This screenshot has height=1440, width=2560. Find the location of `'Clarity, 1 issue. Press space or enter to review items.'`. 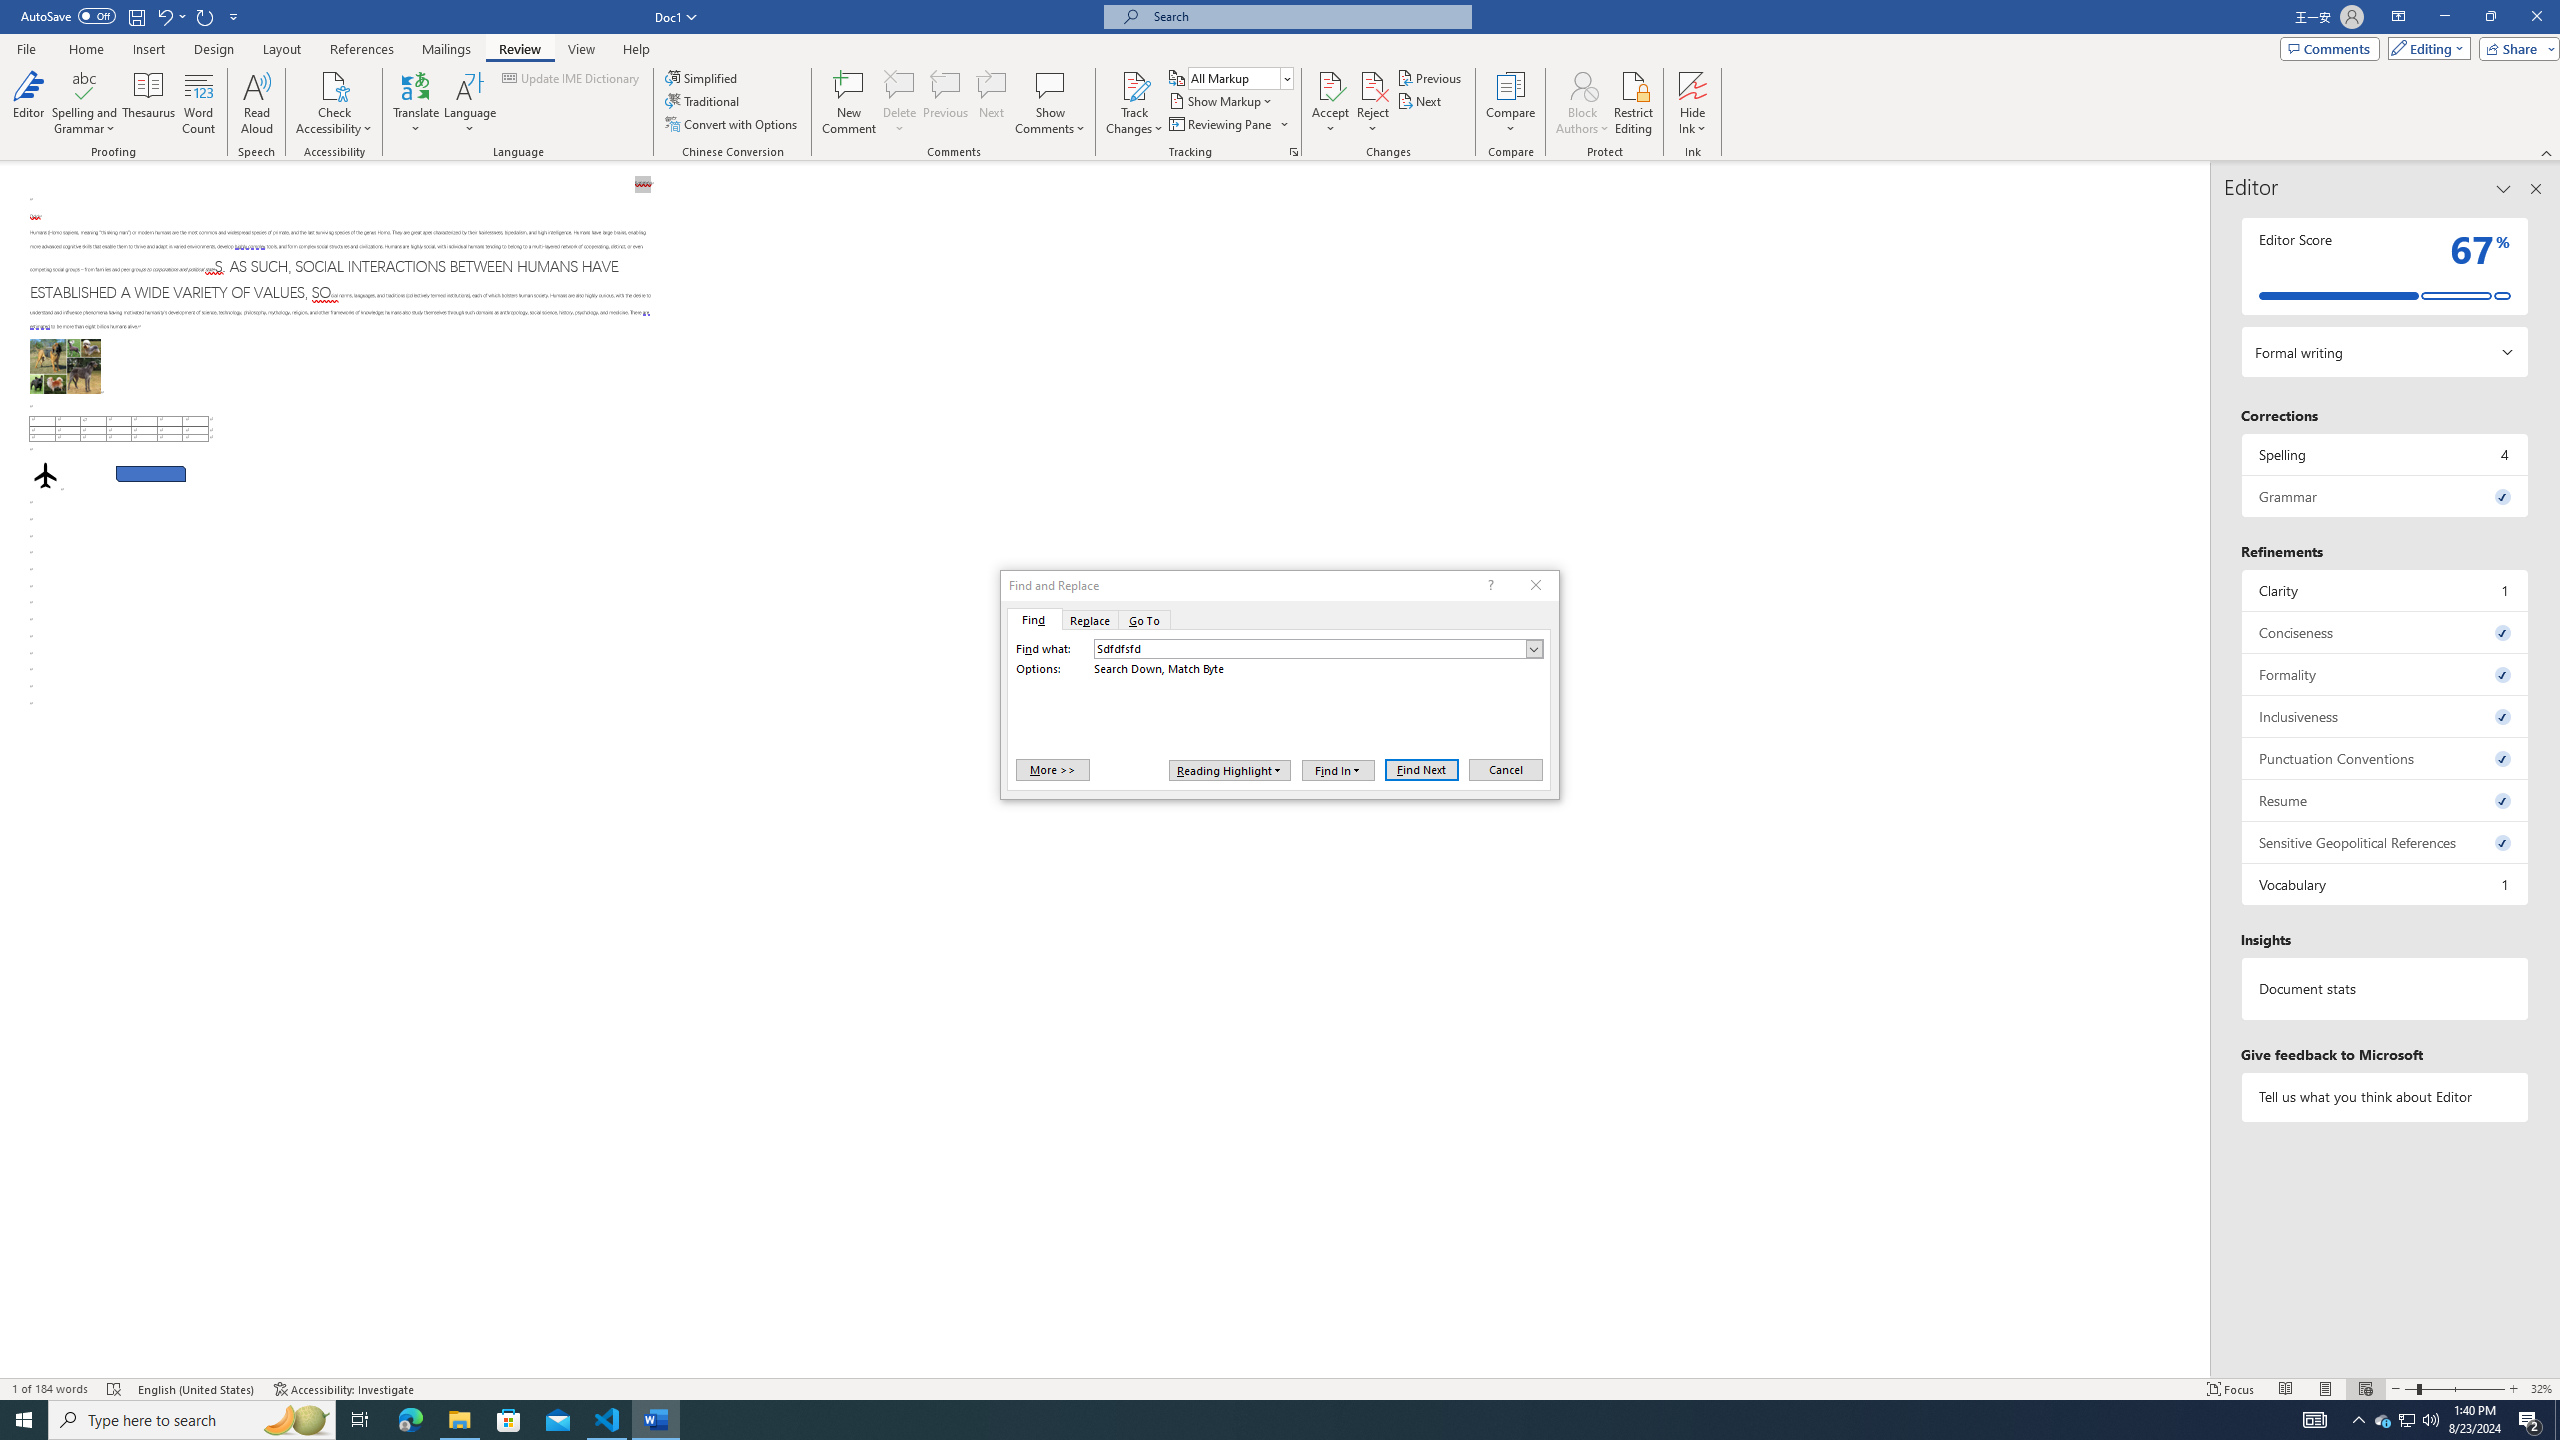

'Clarity, 1 issue. Press space or enter to review items.' is located at coordinates (2384, 589).